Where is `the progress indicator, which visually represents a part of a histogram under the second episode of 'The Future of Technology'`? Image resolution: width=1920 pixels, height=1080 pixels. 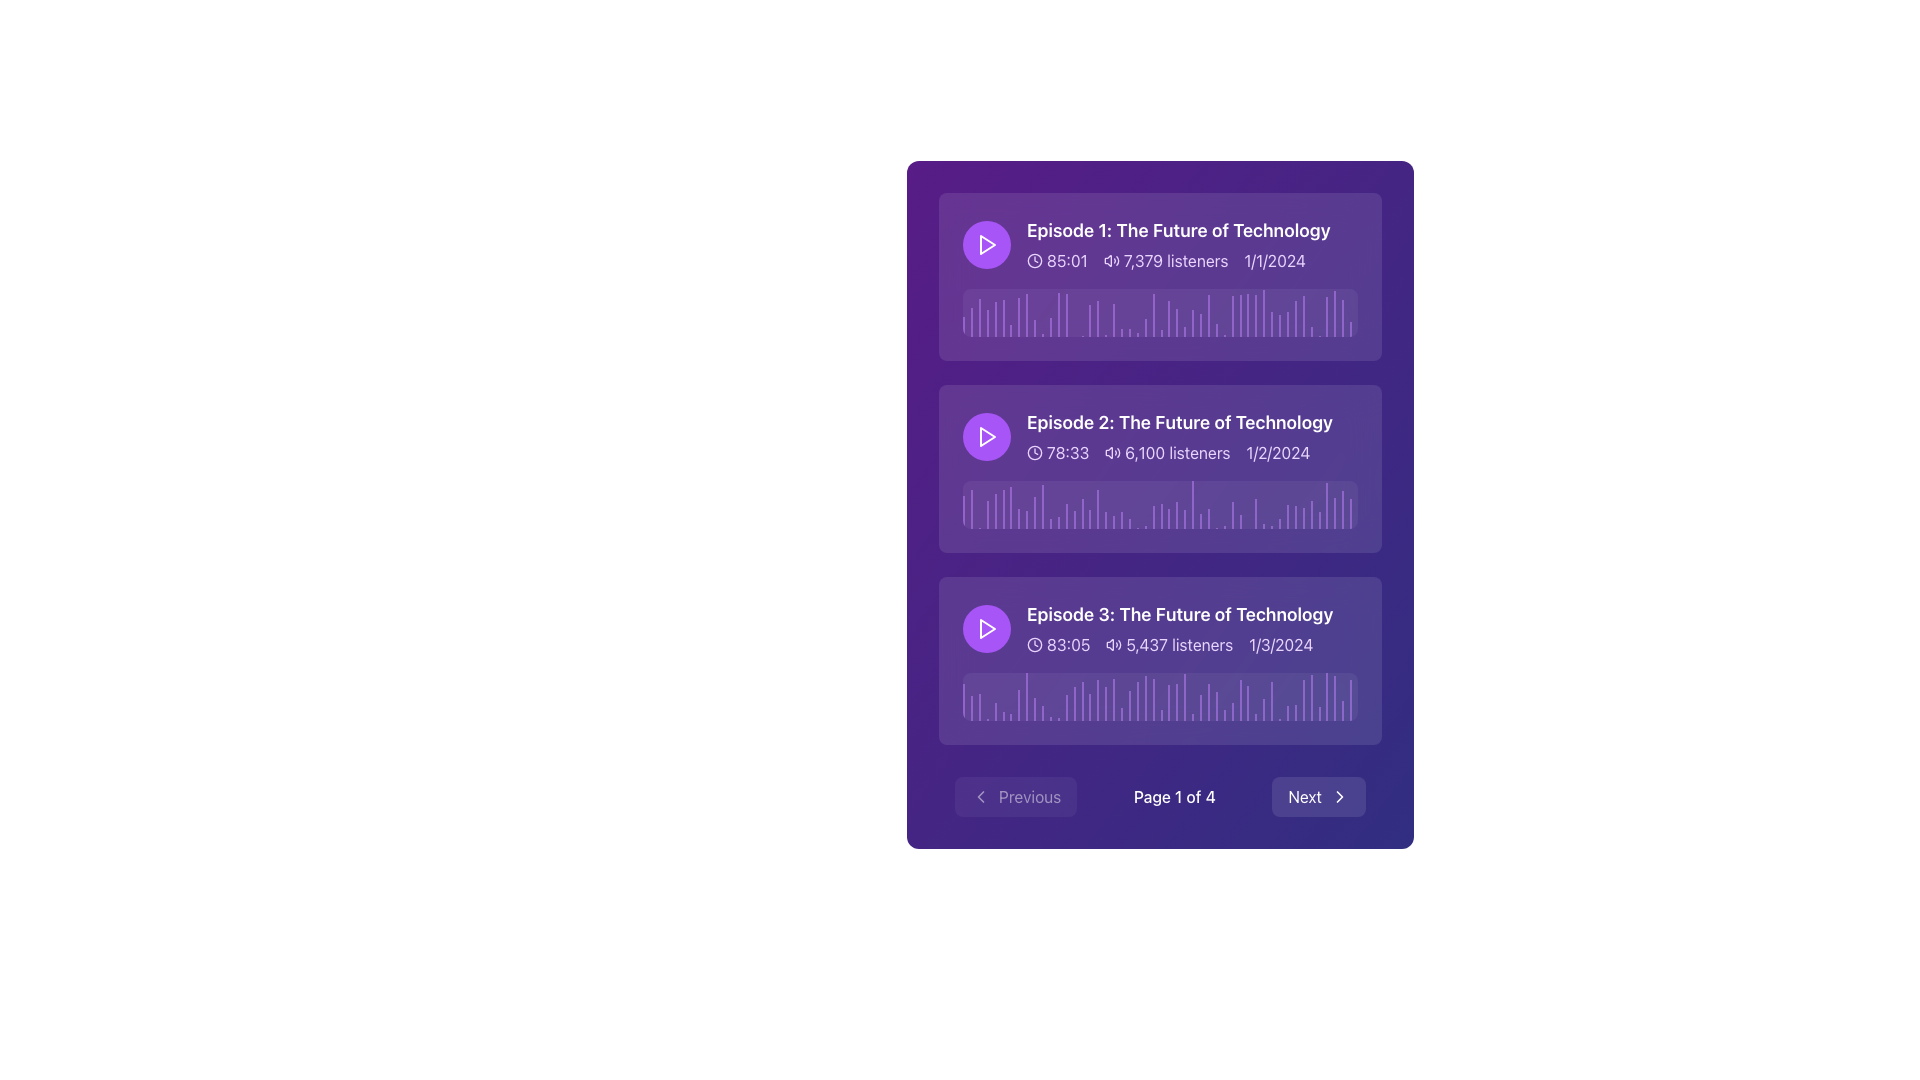 the progress indicator, which visually represents a part of a histogram under the second episode of 'The Future of Technology' is located at coordinates (1207, 517).